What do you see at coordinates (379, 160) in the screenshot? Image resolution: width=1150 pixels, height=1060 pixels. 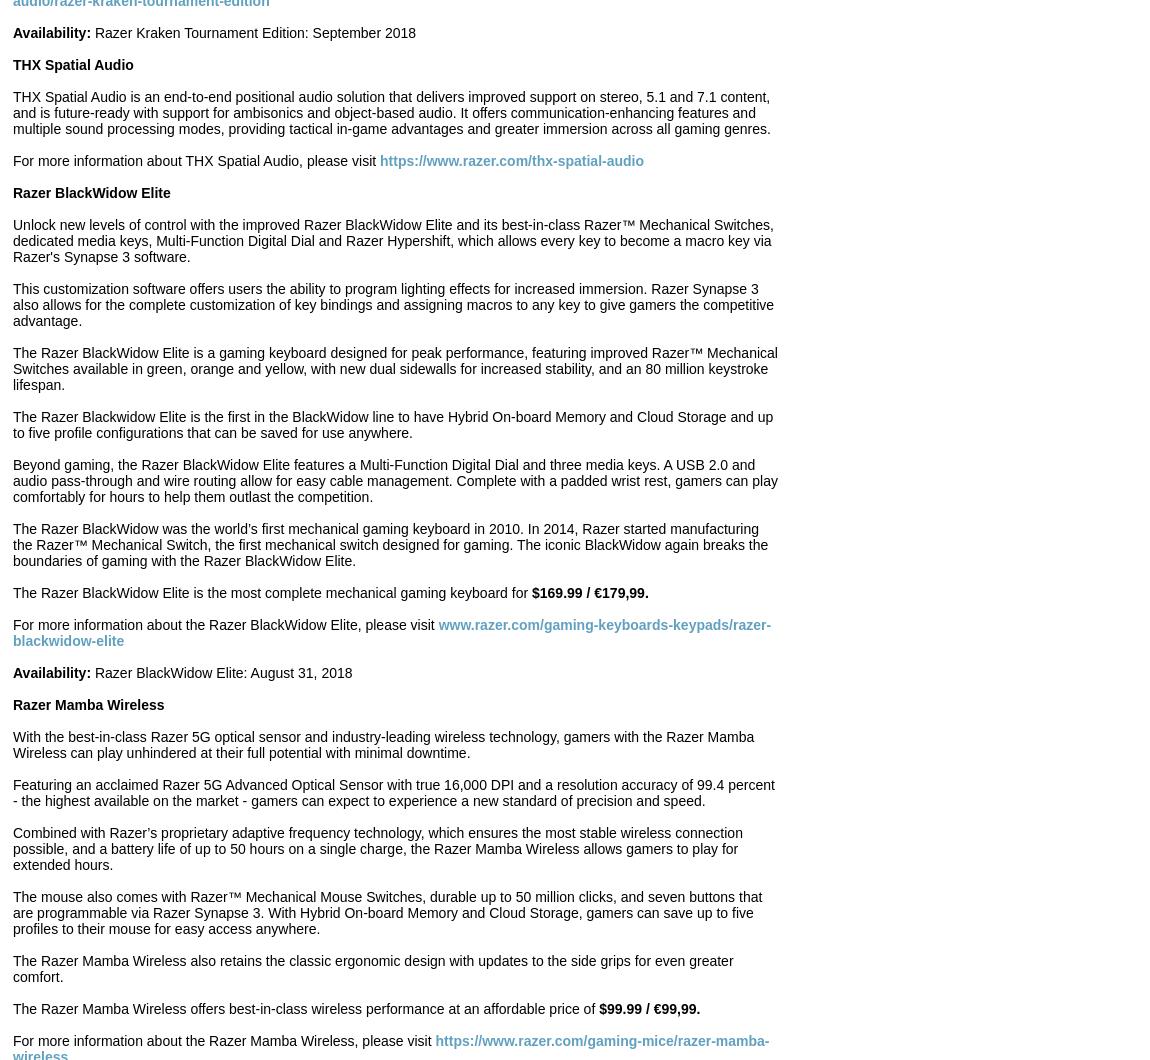 I see `'https://www.razer.com/thx-spatial-audio'` at bounding box center [379, 160].